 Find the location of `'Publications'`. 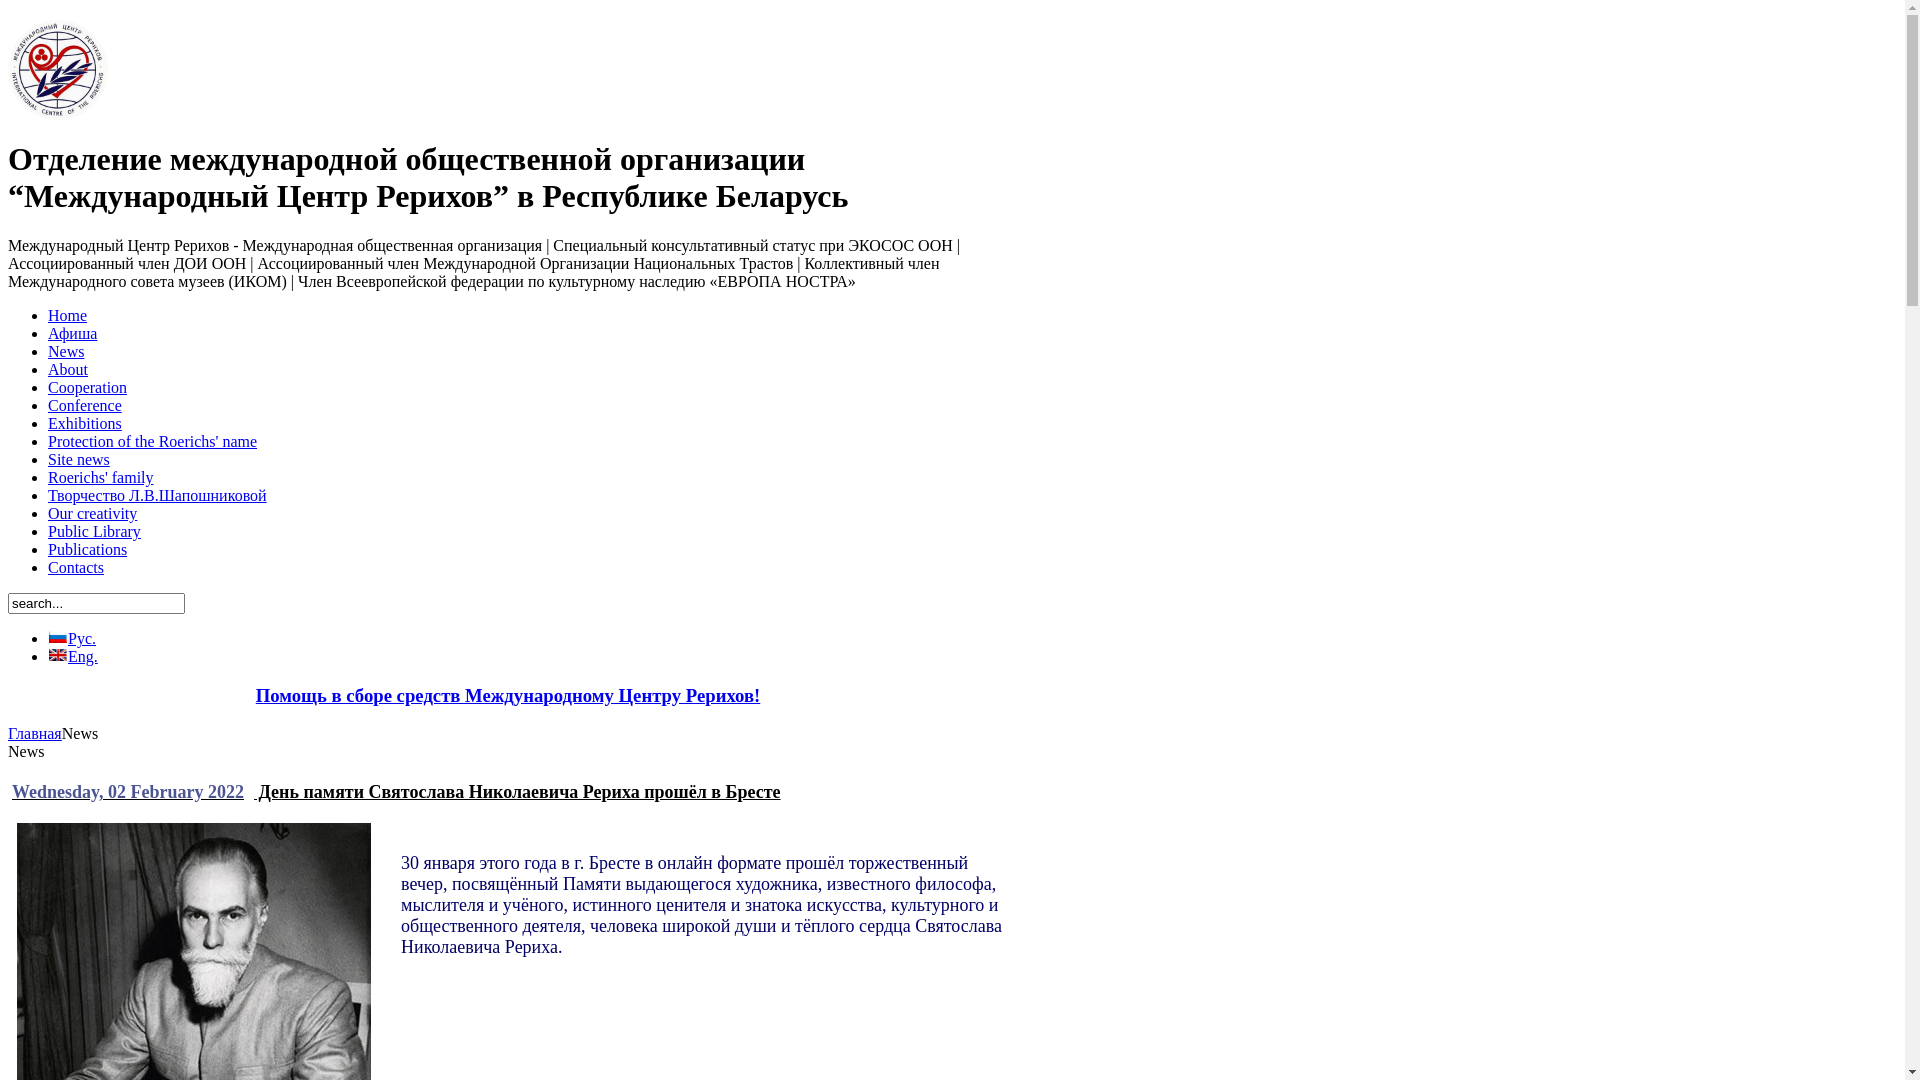

'Publications' is located at coordinates (48, 549).